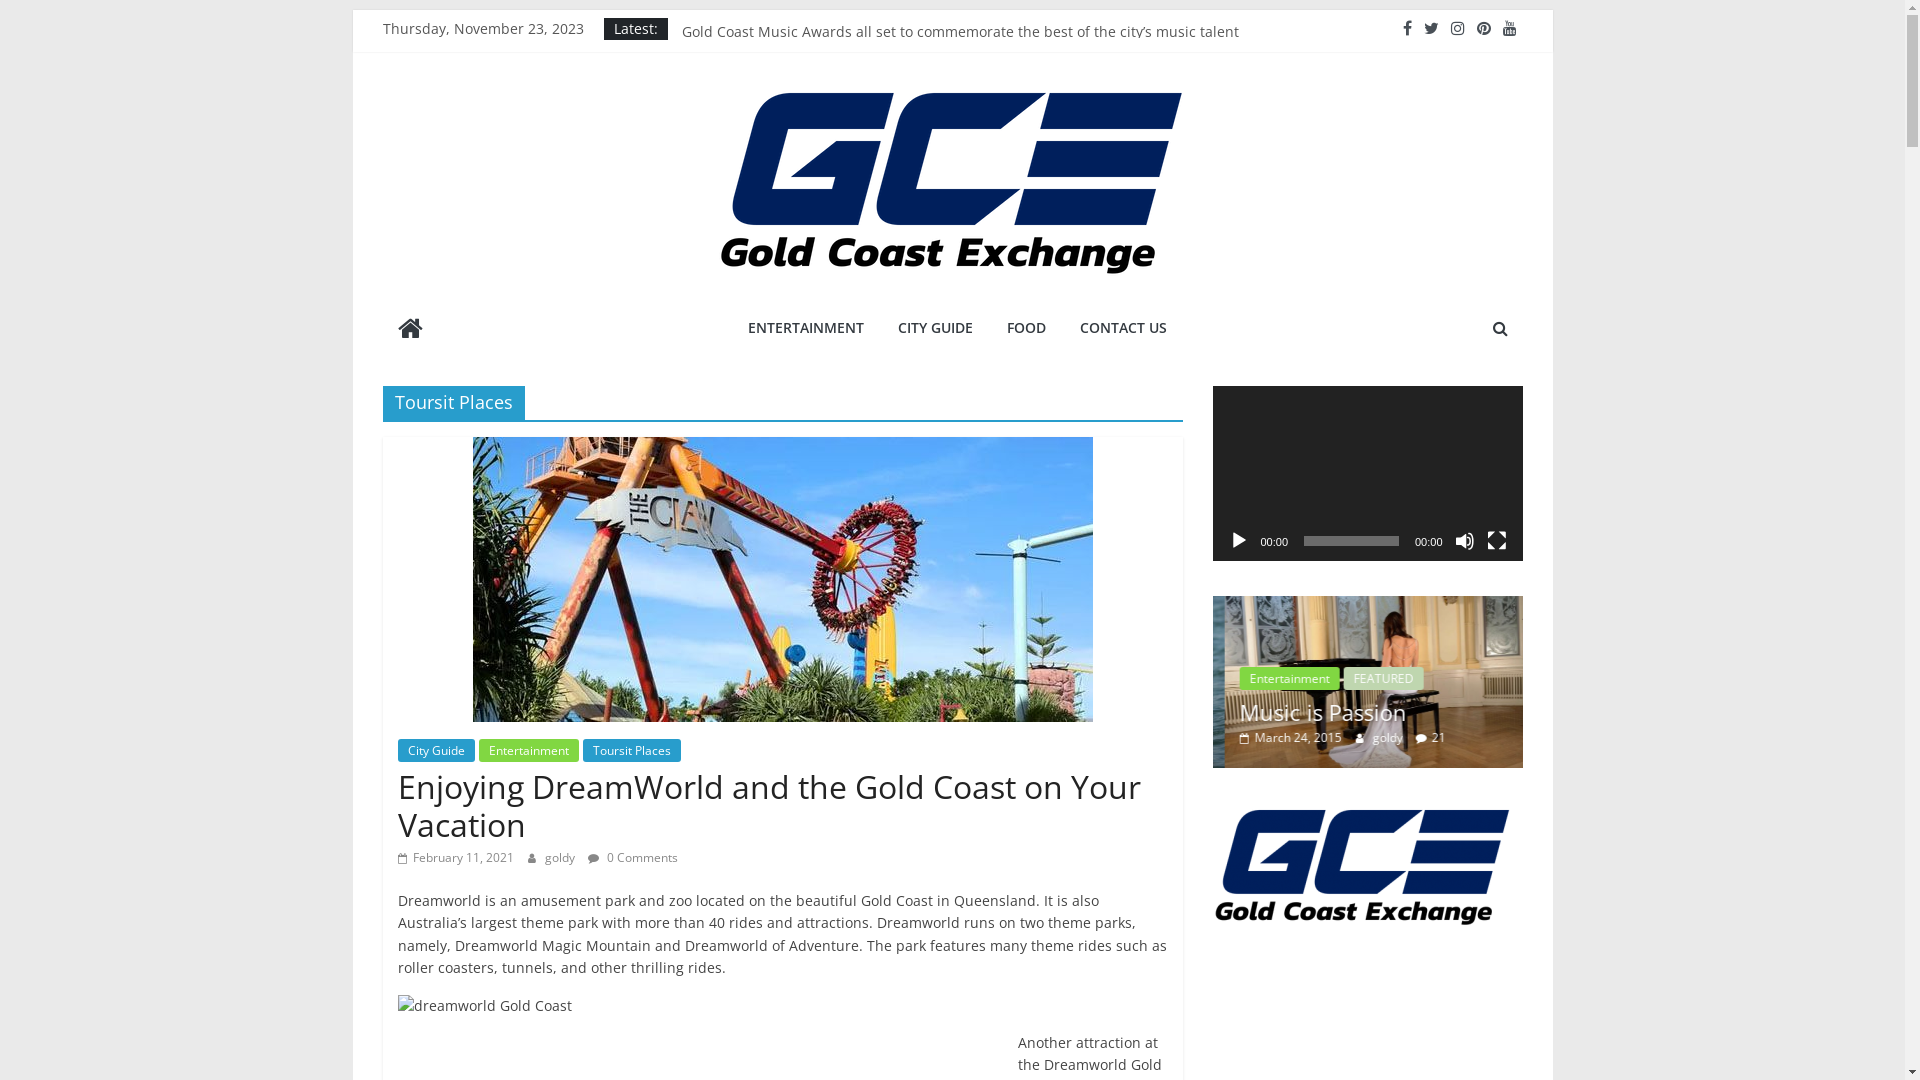  I want to click on 'Mute', so click(1464, 540).